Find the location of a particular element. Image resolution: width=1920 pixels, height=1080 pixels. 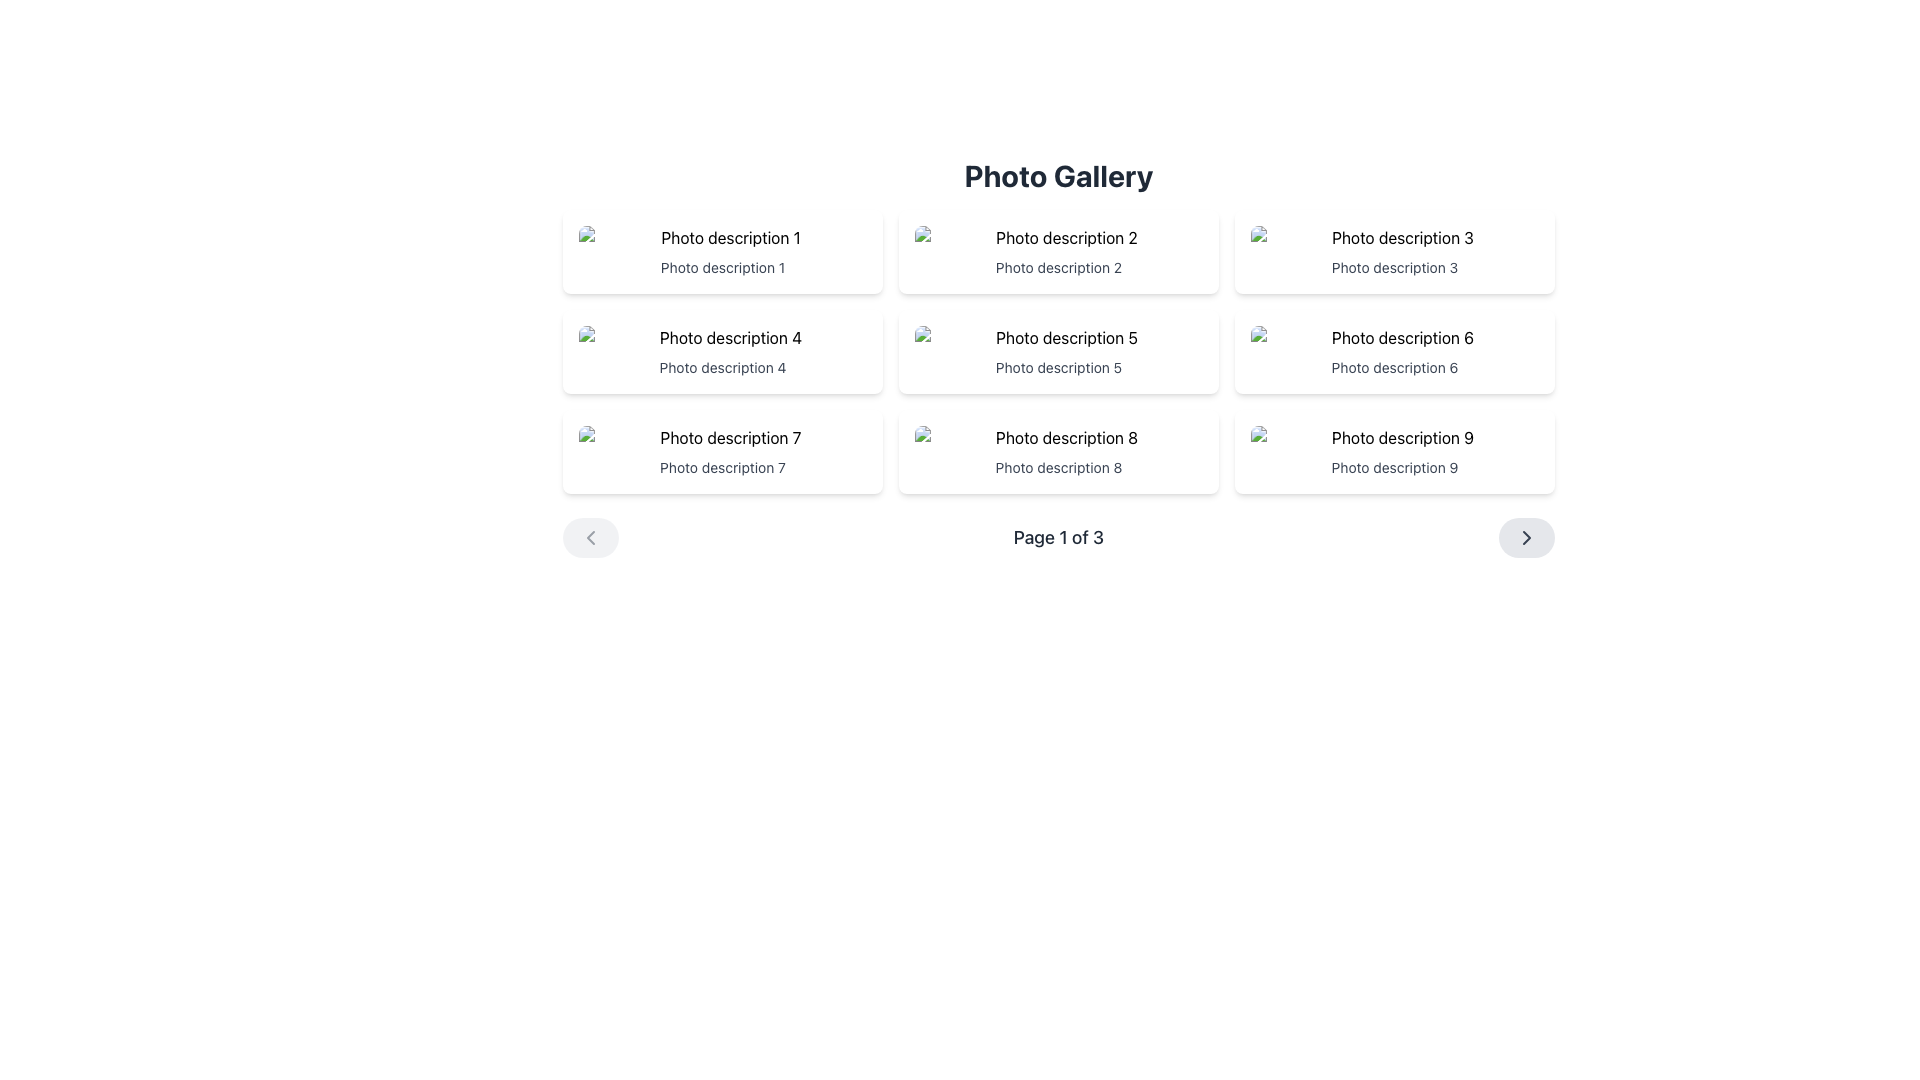

the text label that describes the image, which displays 'Photo description 8' and is located at the bottom-center of the card in the third row and second column of the grid layout is located at coordinates (1058, 467).